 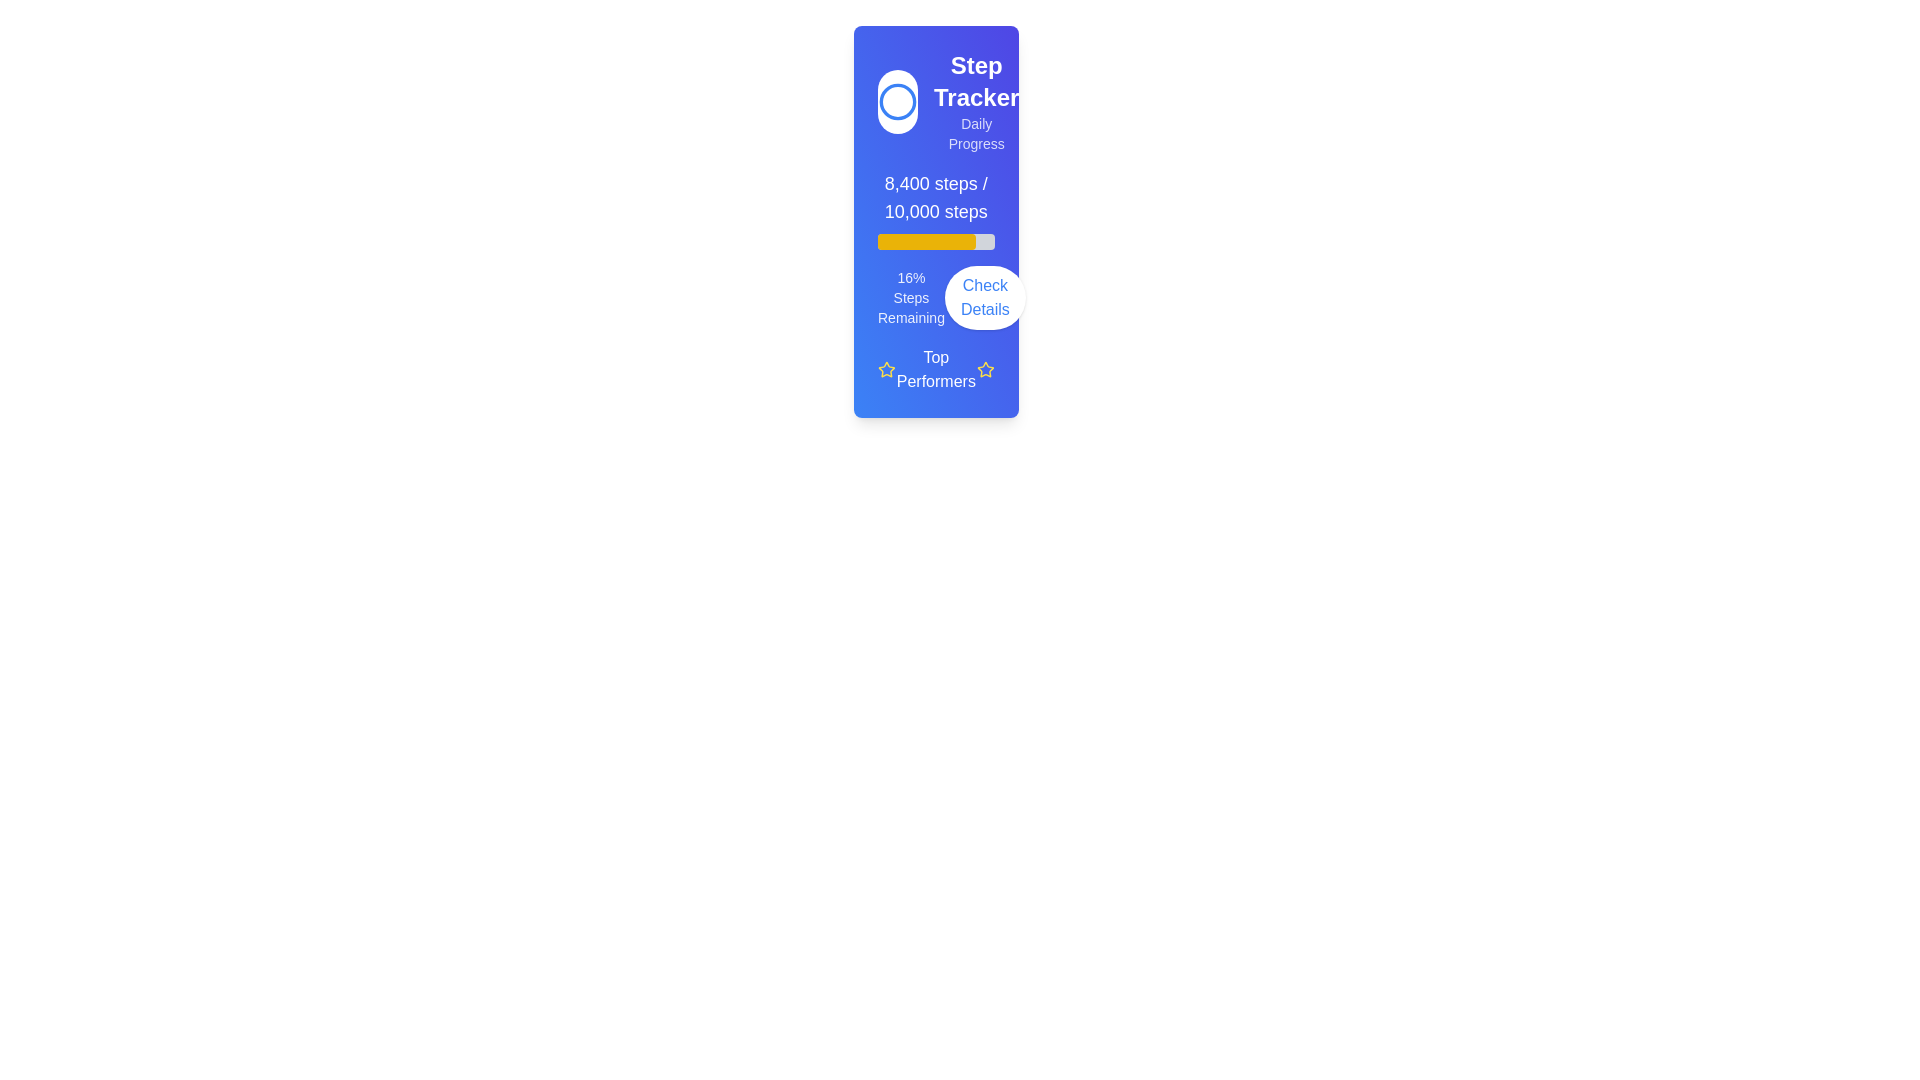 I want to click on the circular decorative icon representing the 'Step Tracker' feature, located at the top of the card above the 'Step Tracker' title, so click(x=896, y=101).